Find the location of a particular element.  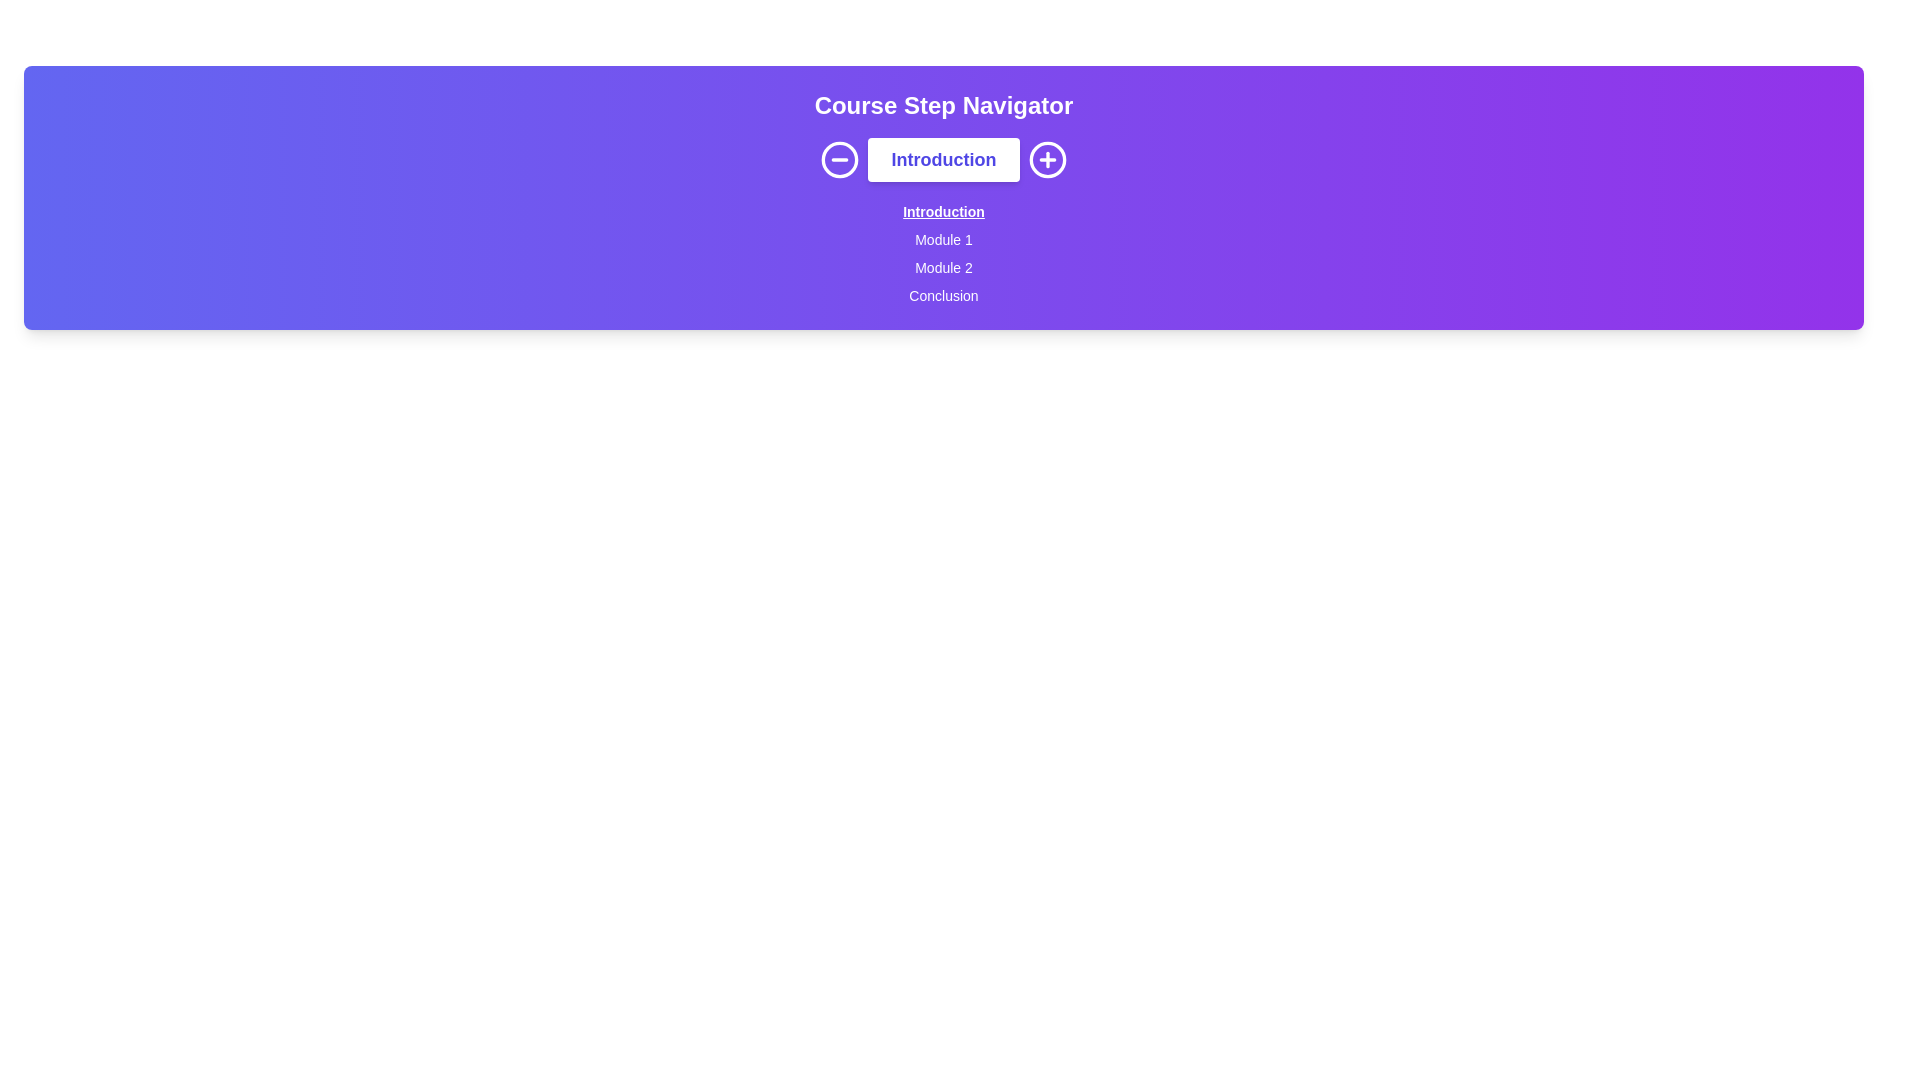

the text label indicating the second module in the course steps is located at coordinates (943, 262).